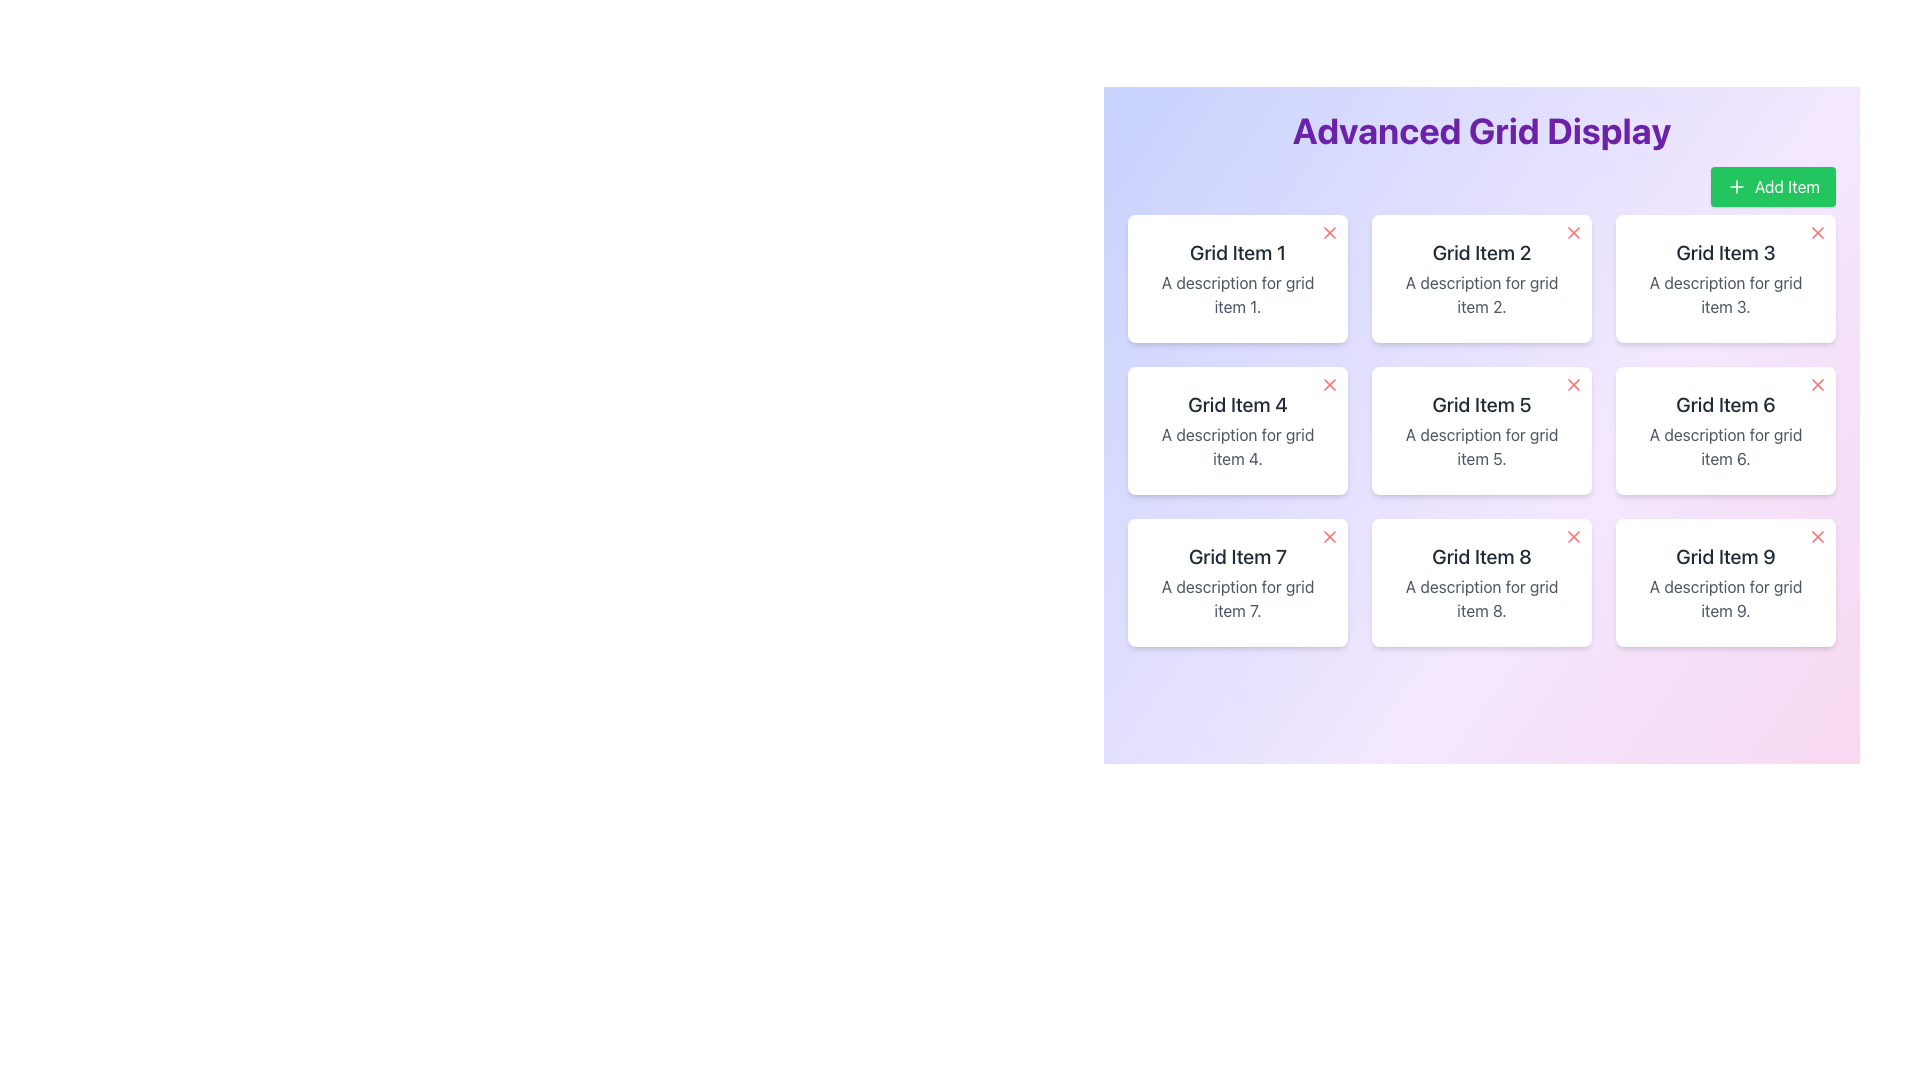  I want to click on the deletion icon located in the top-right corner of 'Grid Item 5', so click(1573, 385).